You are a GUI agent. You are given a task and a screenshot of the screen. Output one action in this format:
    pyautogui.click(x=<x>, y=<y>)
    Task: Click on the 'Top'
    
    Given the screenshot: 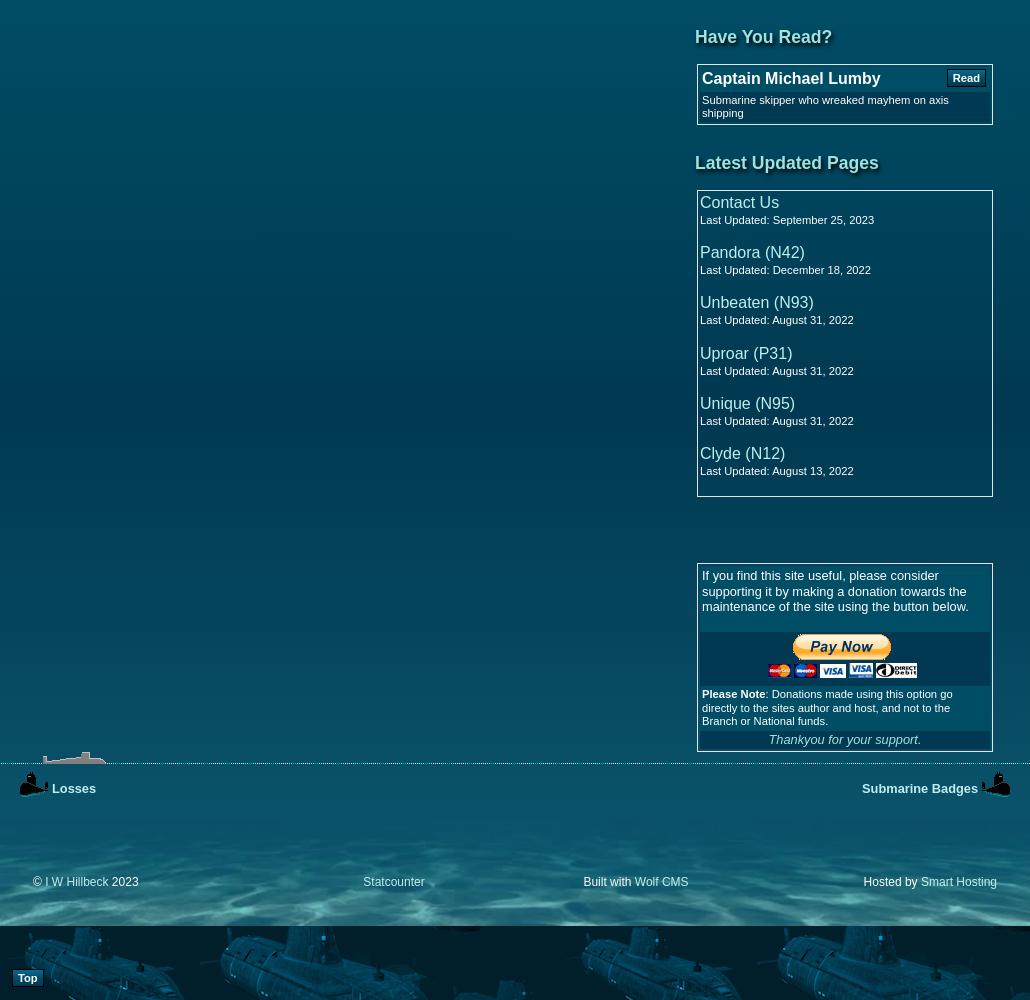 What is the action you would take?
    pyautogui.click(x=27, y=976)
    